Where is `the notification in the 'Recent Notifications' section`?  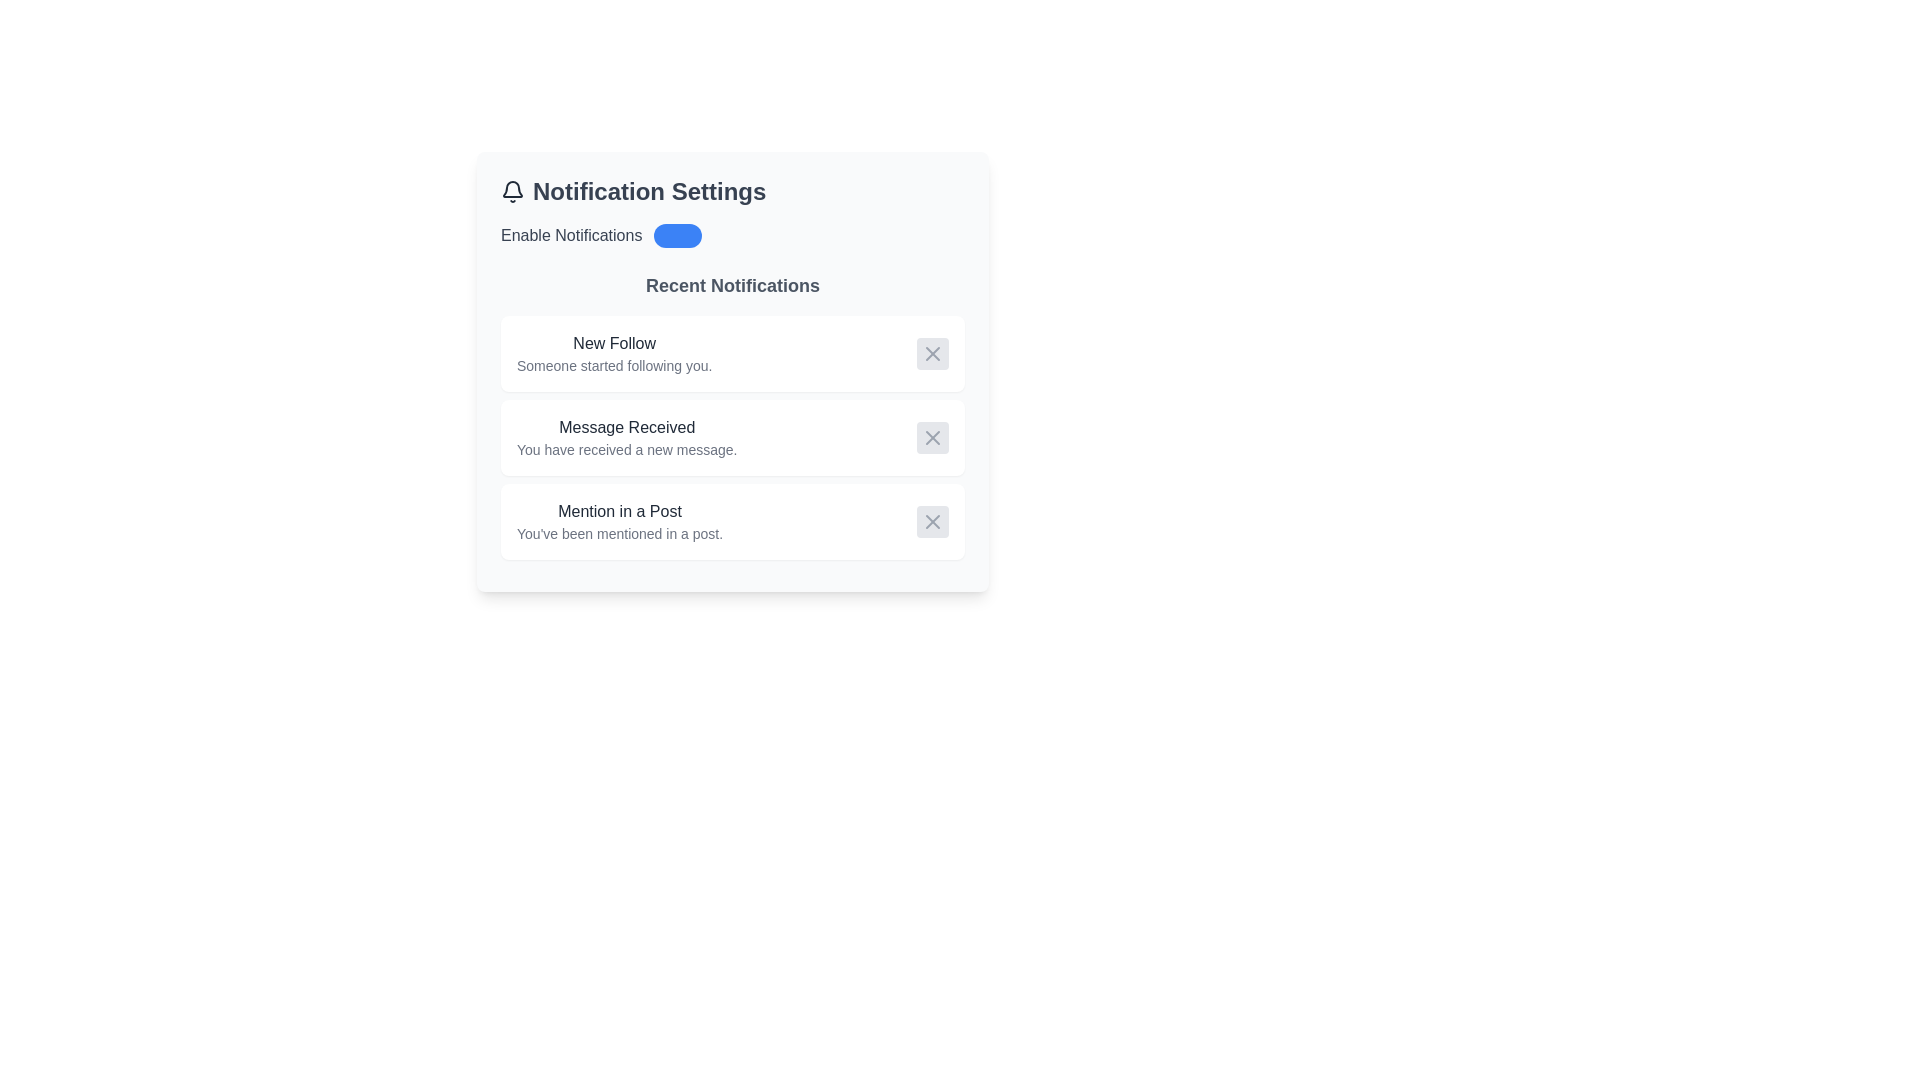 the notification in the 'Recent Notifications' section is located at coordinates (732, 415).